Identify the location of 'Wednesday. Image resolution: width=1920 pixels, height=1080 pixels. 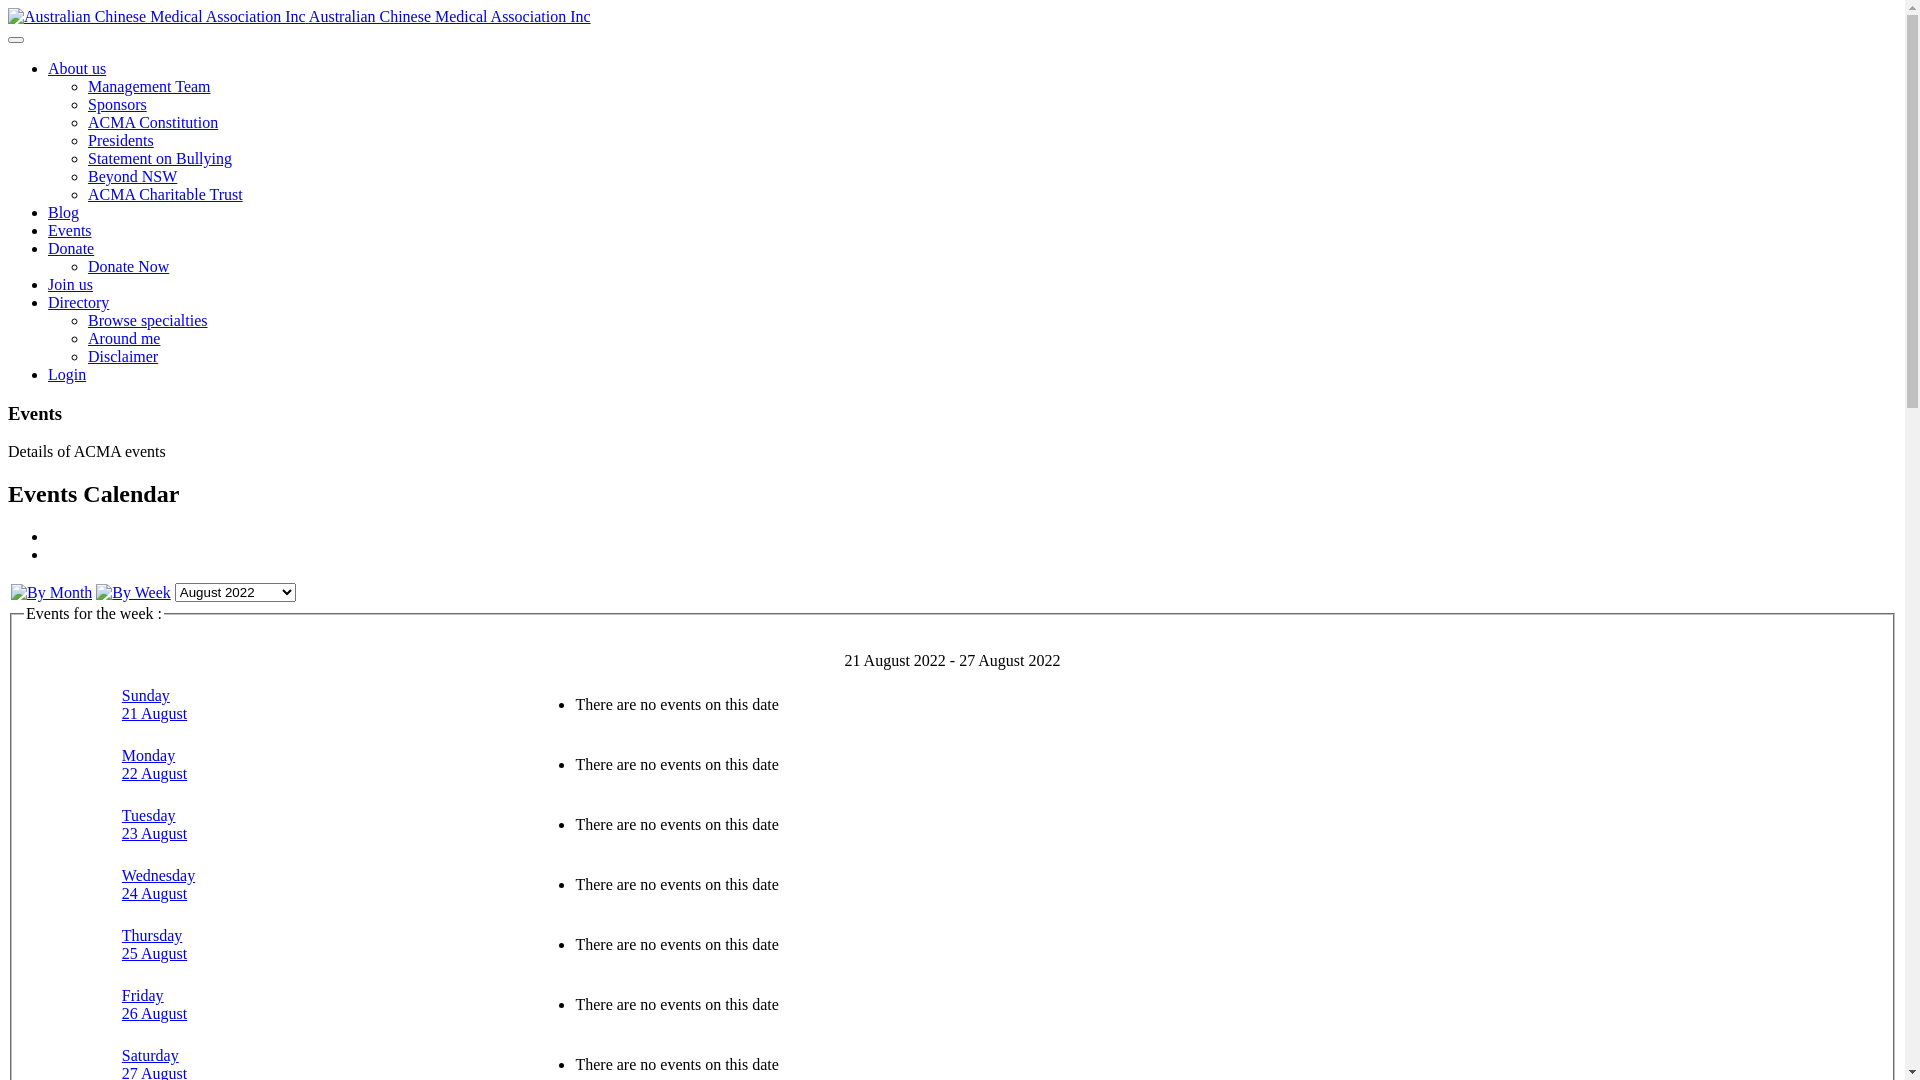
(157, 883).